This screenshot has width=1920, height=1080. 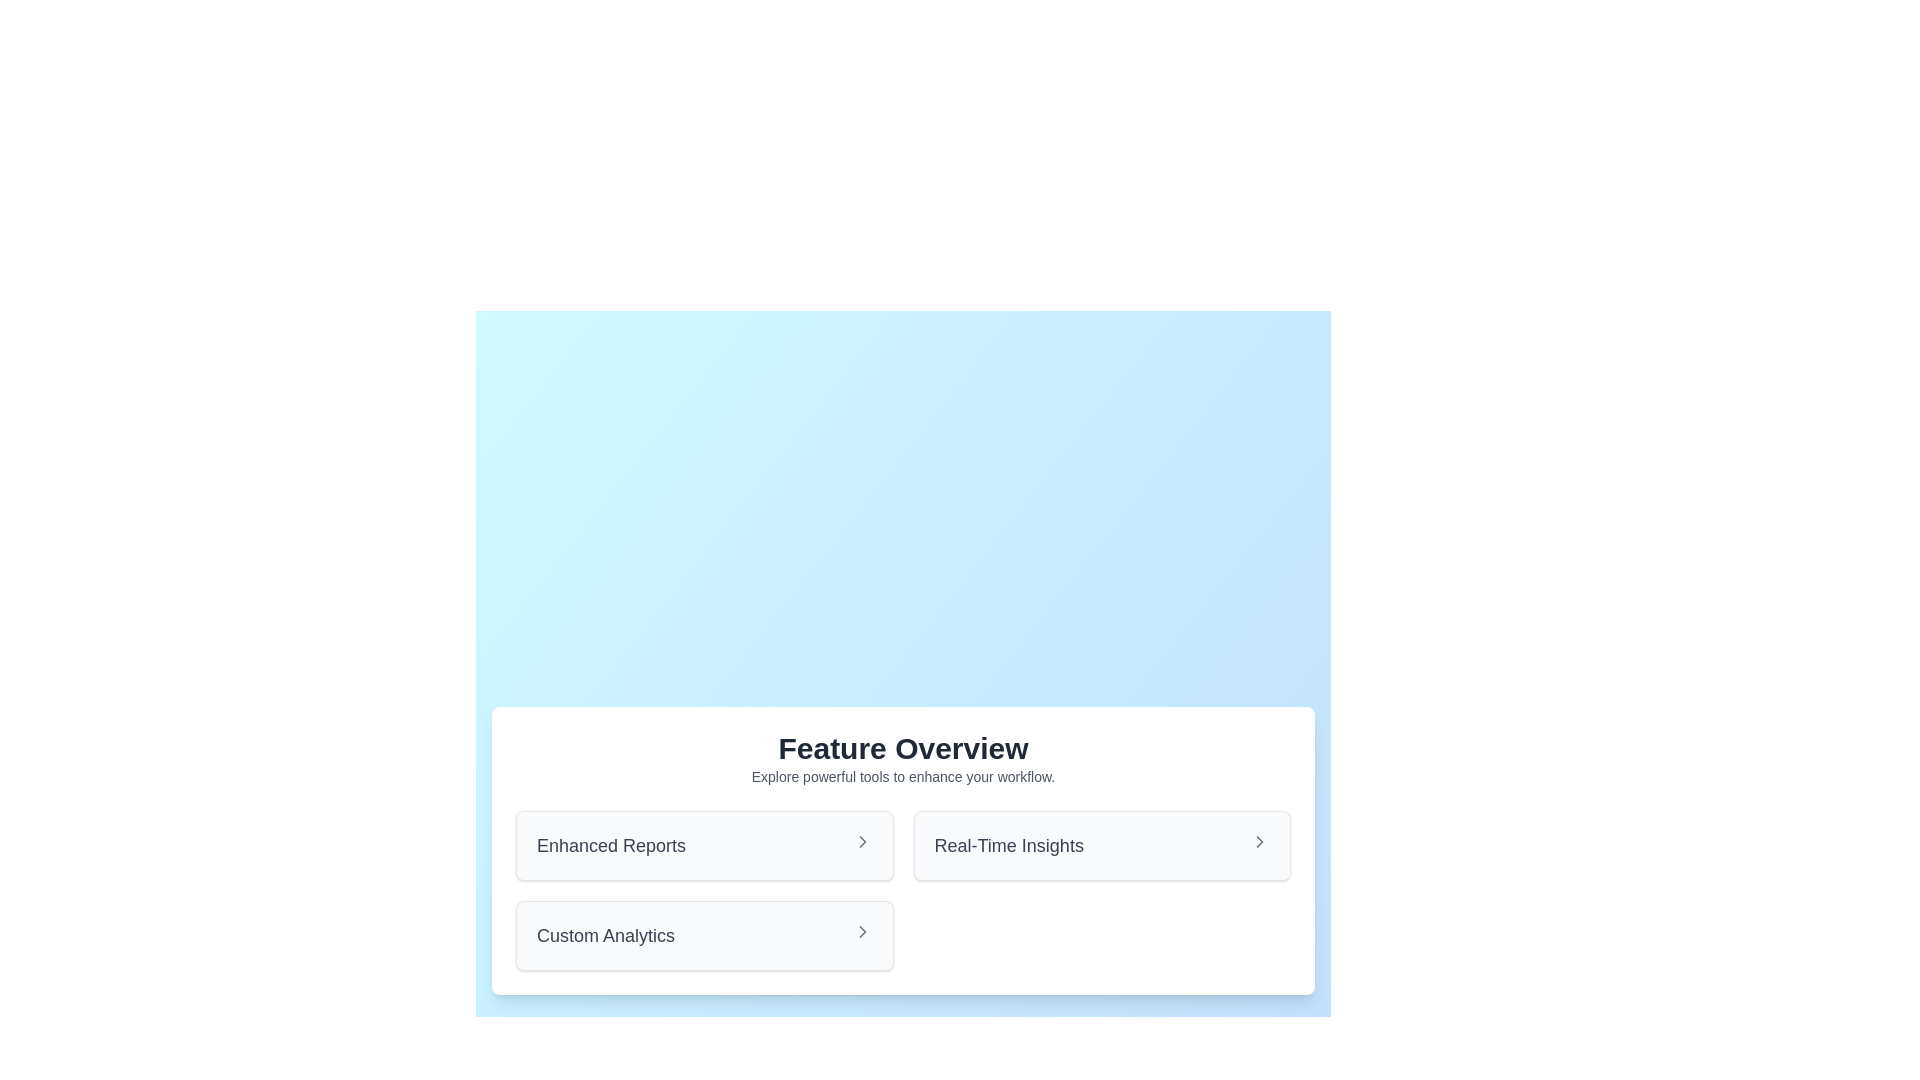 I want to click on the rightward-pointing chevron icon located within the 'Custom Analytics' option, positioned to the right side of the navigation group under 'Feature Overview', so click(x=862, y=932).